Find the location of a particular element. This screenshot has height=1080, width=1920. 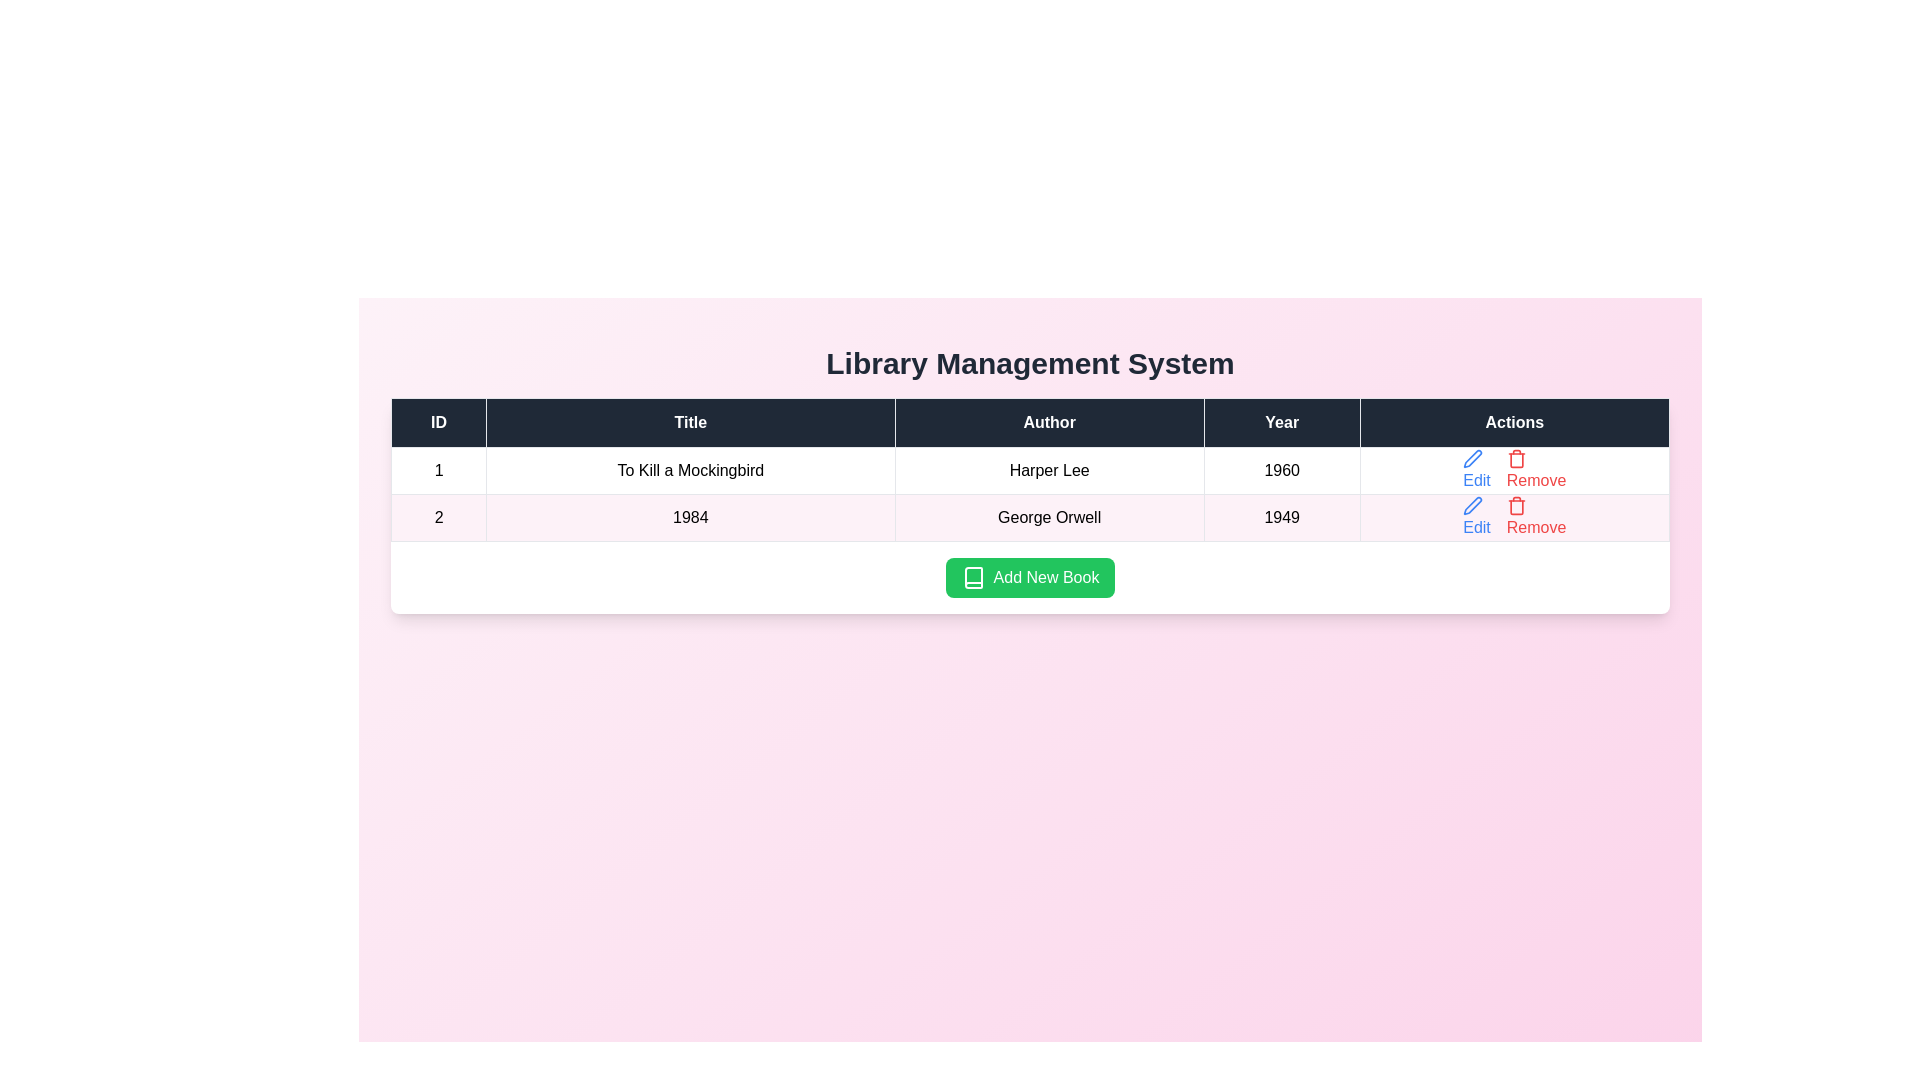

the blue 'Edit' button with a pen icon in the Actions column of the second row in the table to trigger a color change is located at coordinates (1477, 516).